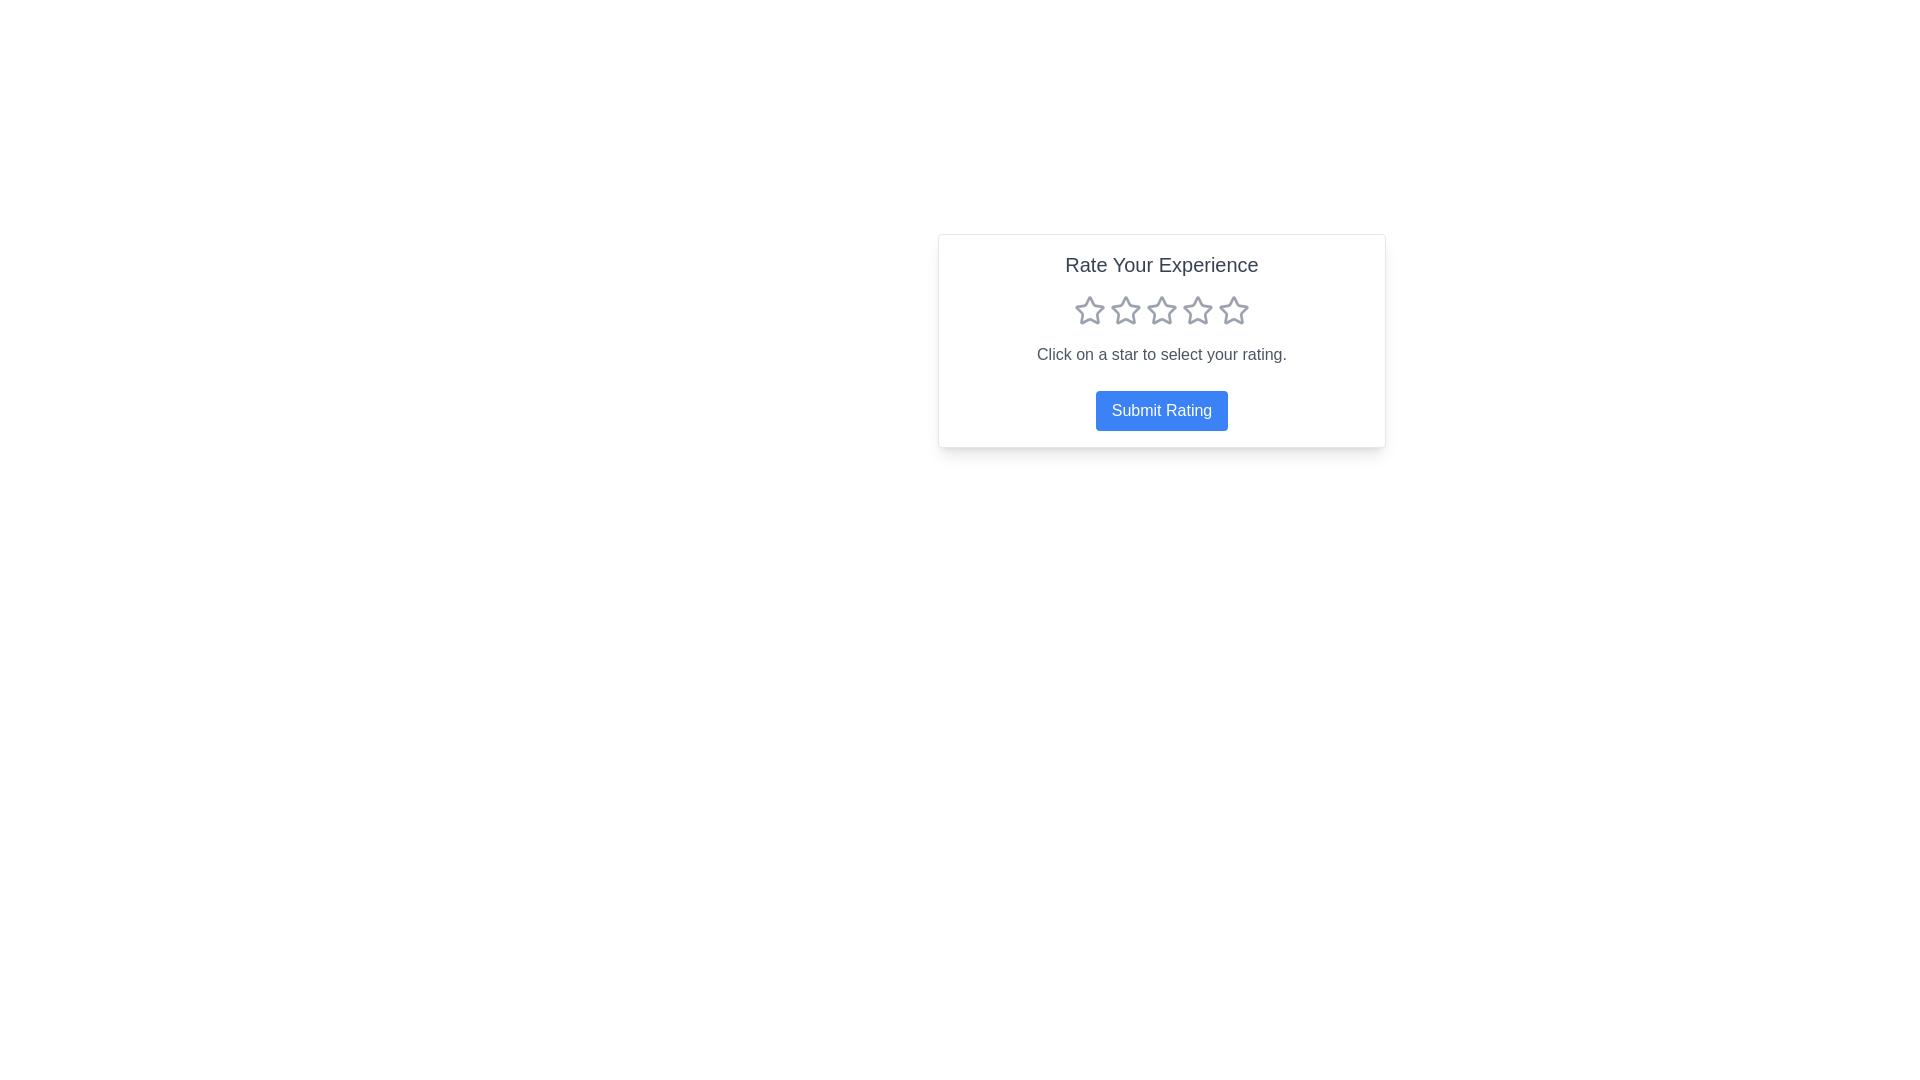  Describe the element at coordinates (1198, 310) in the screenshot. I see `the fourth star in the horizontal sequence of five rating stars to rate 4` at that location.